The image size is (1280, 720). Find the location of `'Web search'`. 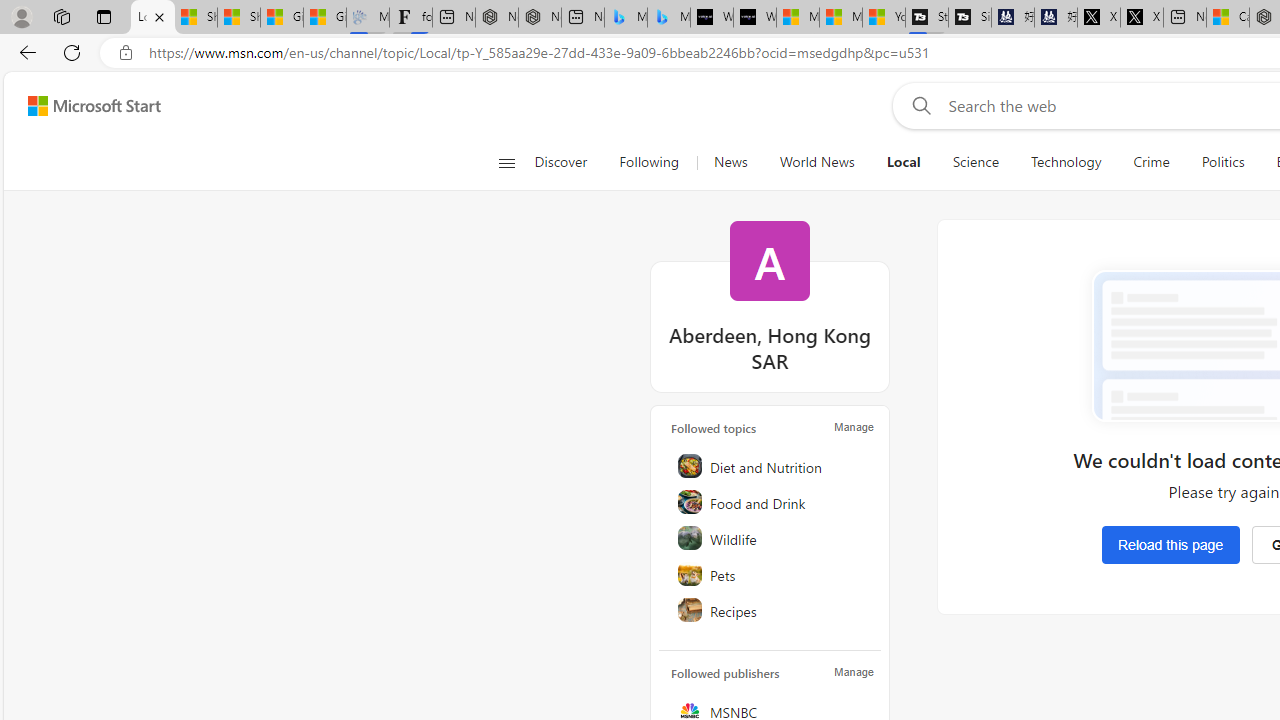

'Web search' is located at coordinates (916, 105).